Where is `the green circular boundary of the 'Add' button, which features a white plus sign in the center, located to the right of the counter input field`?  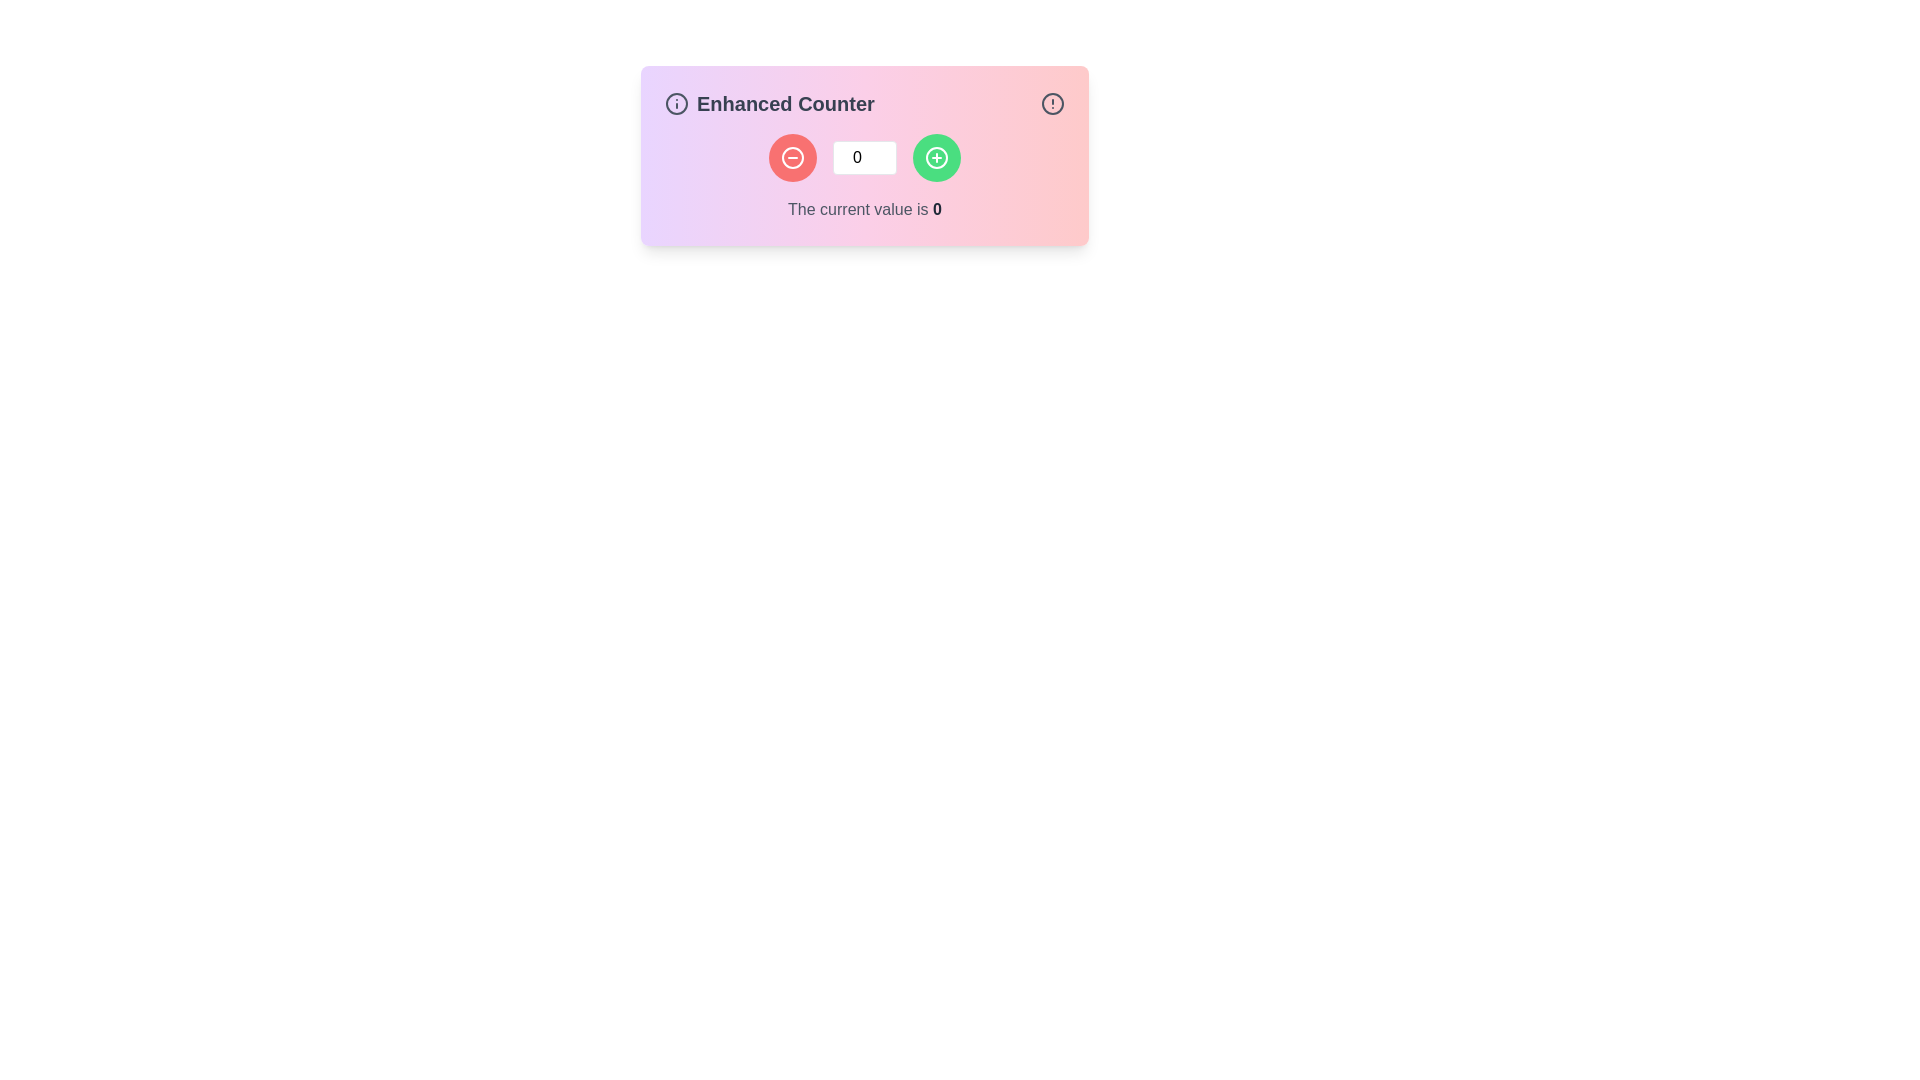 the green circular boundary of the 'Add' button, which features a white plus sign in the center, located to the right of the counter input field is located at coordinates (935, 157).